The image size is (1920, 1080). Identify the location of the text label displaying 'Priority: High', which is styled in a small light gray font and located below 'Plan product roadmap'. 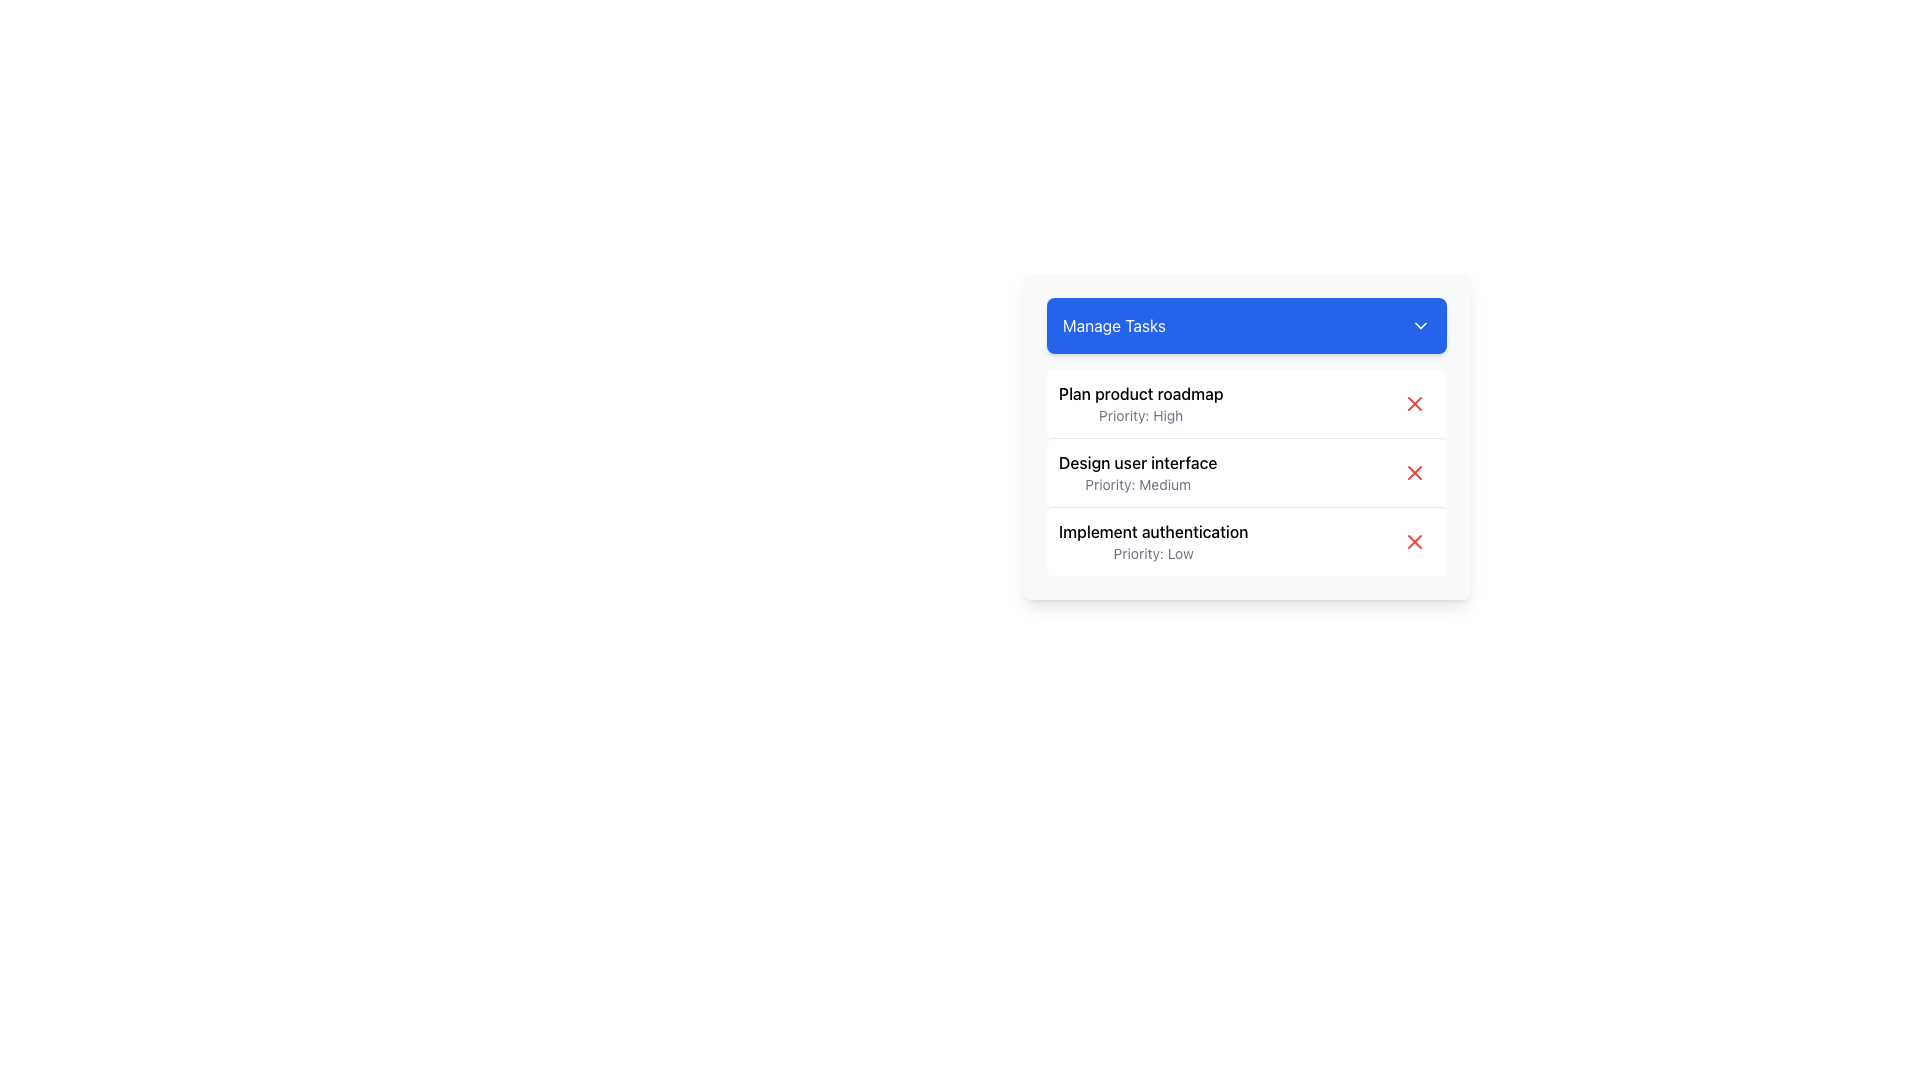
(1141, 415).